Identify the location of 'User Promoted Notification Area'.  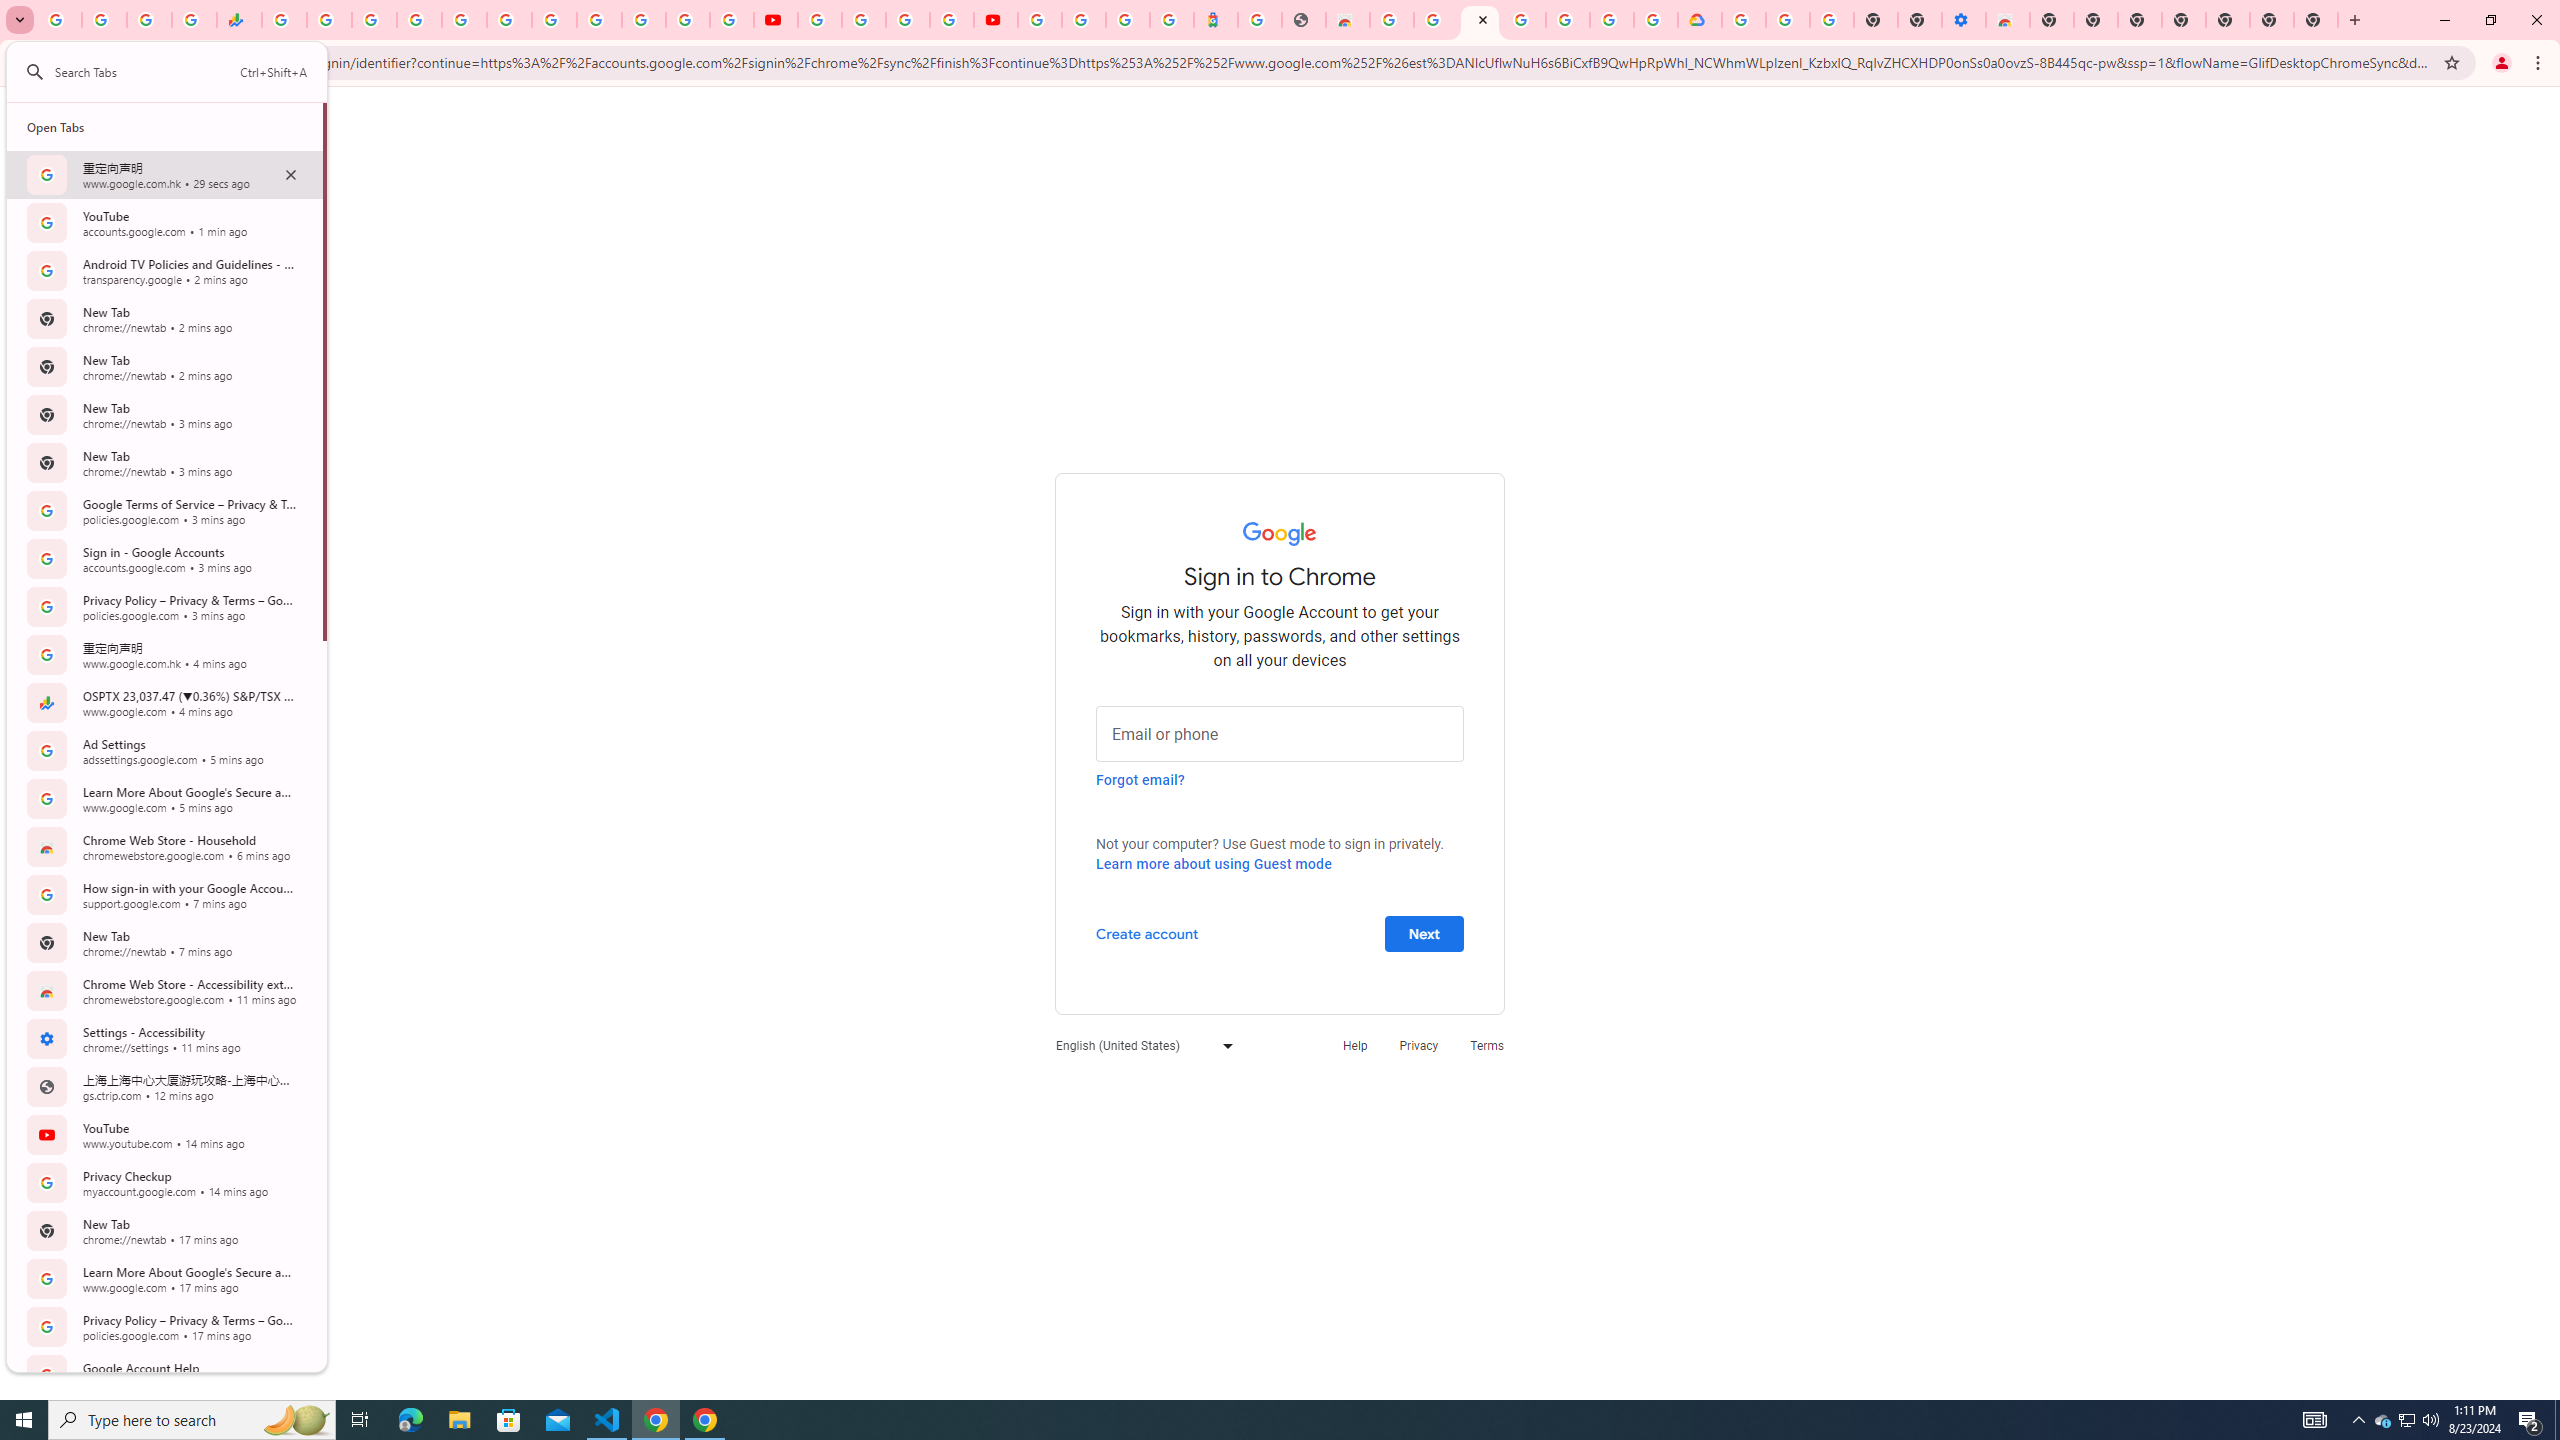
(2405, 1418).